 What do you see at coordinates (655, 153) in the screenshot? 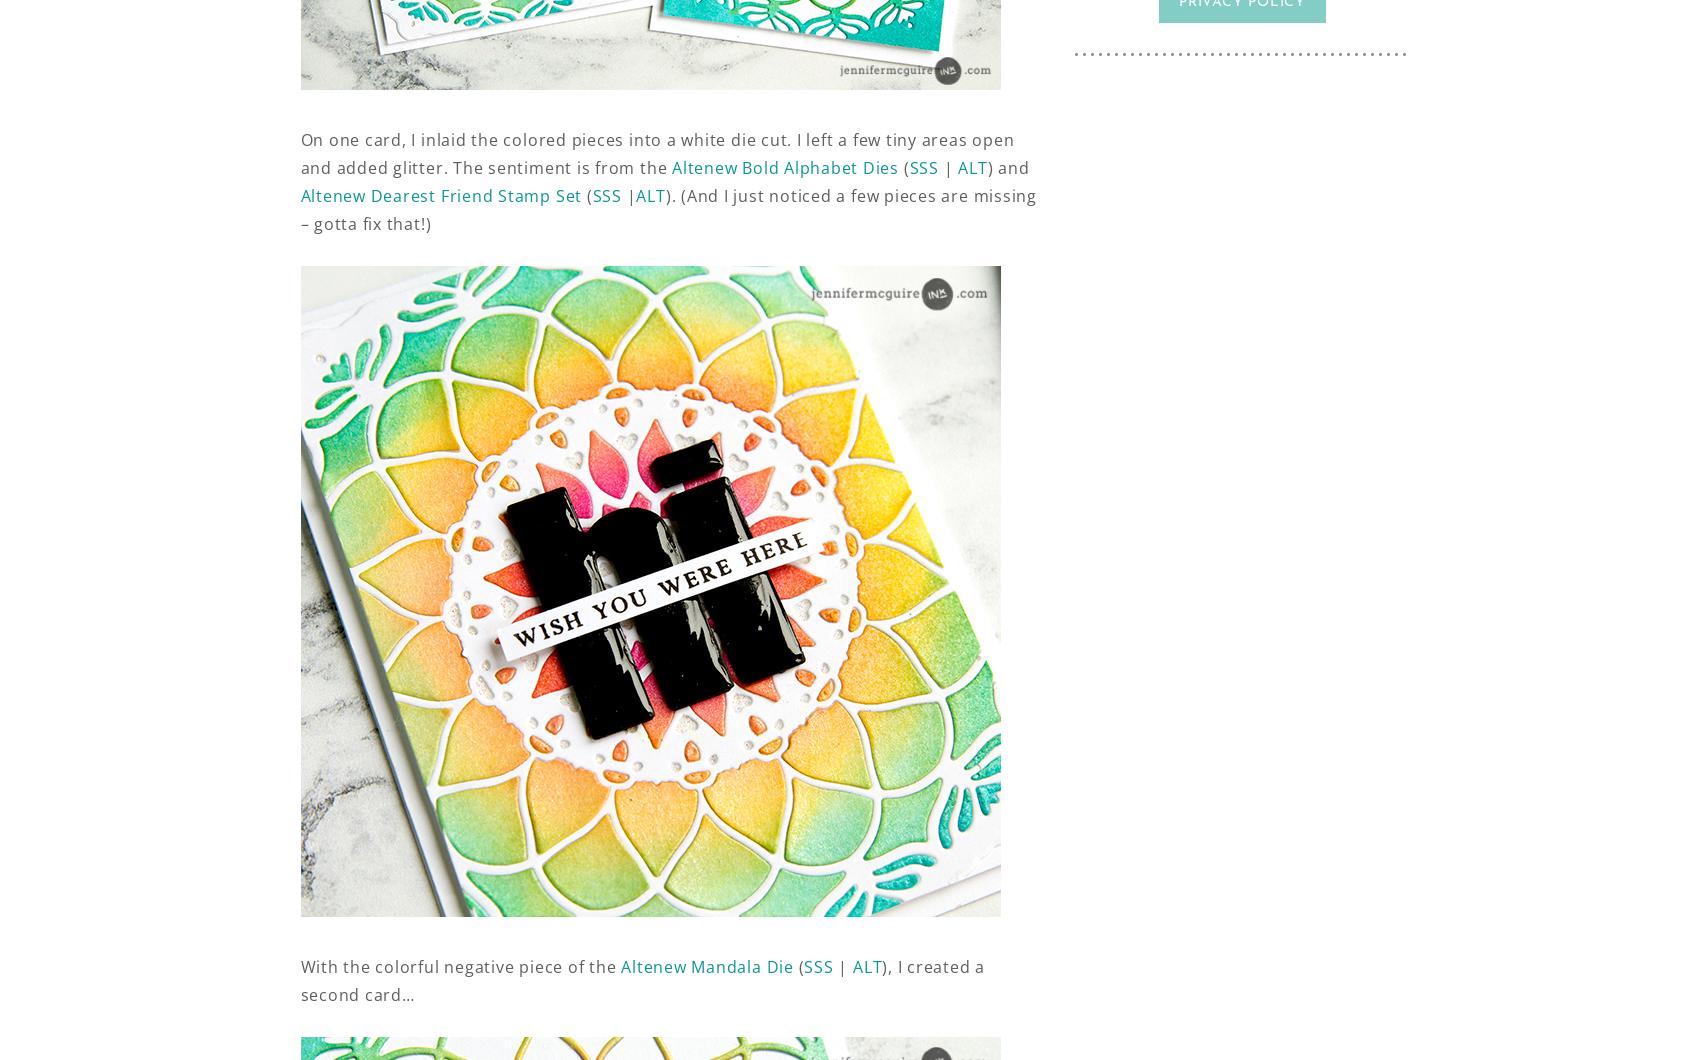
I see `'On one card, I inlaid the colored pieces into a white die cut. I left a few tiny areas open and added glitter. The sentiment is from the'` at bounding box center [655, 153].